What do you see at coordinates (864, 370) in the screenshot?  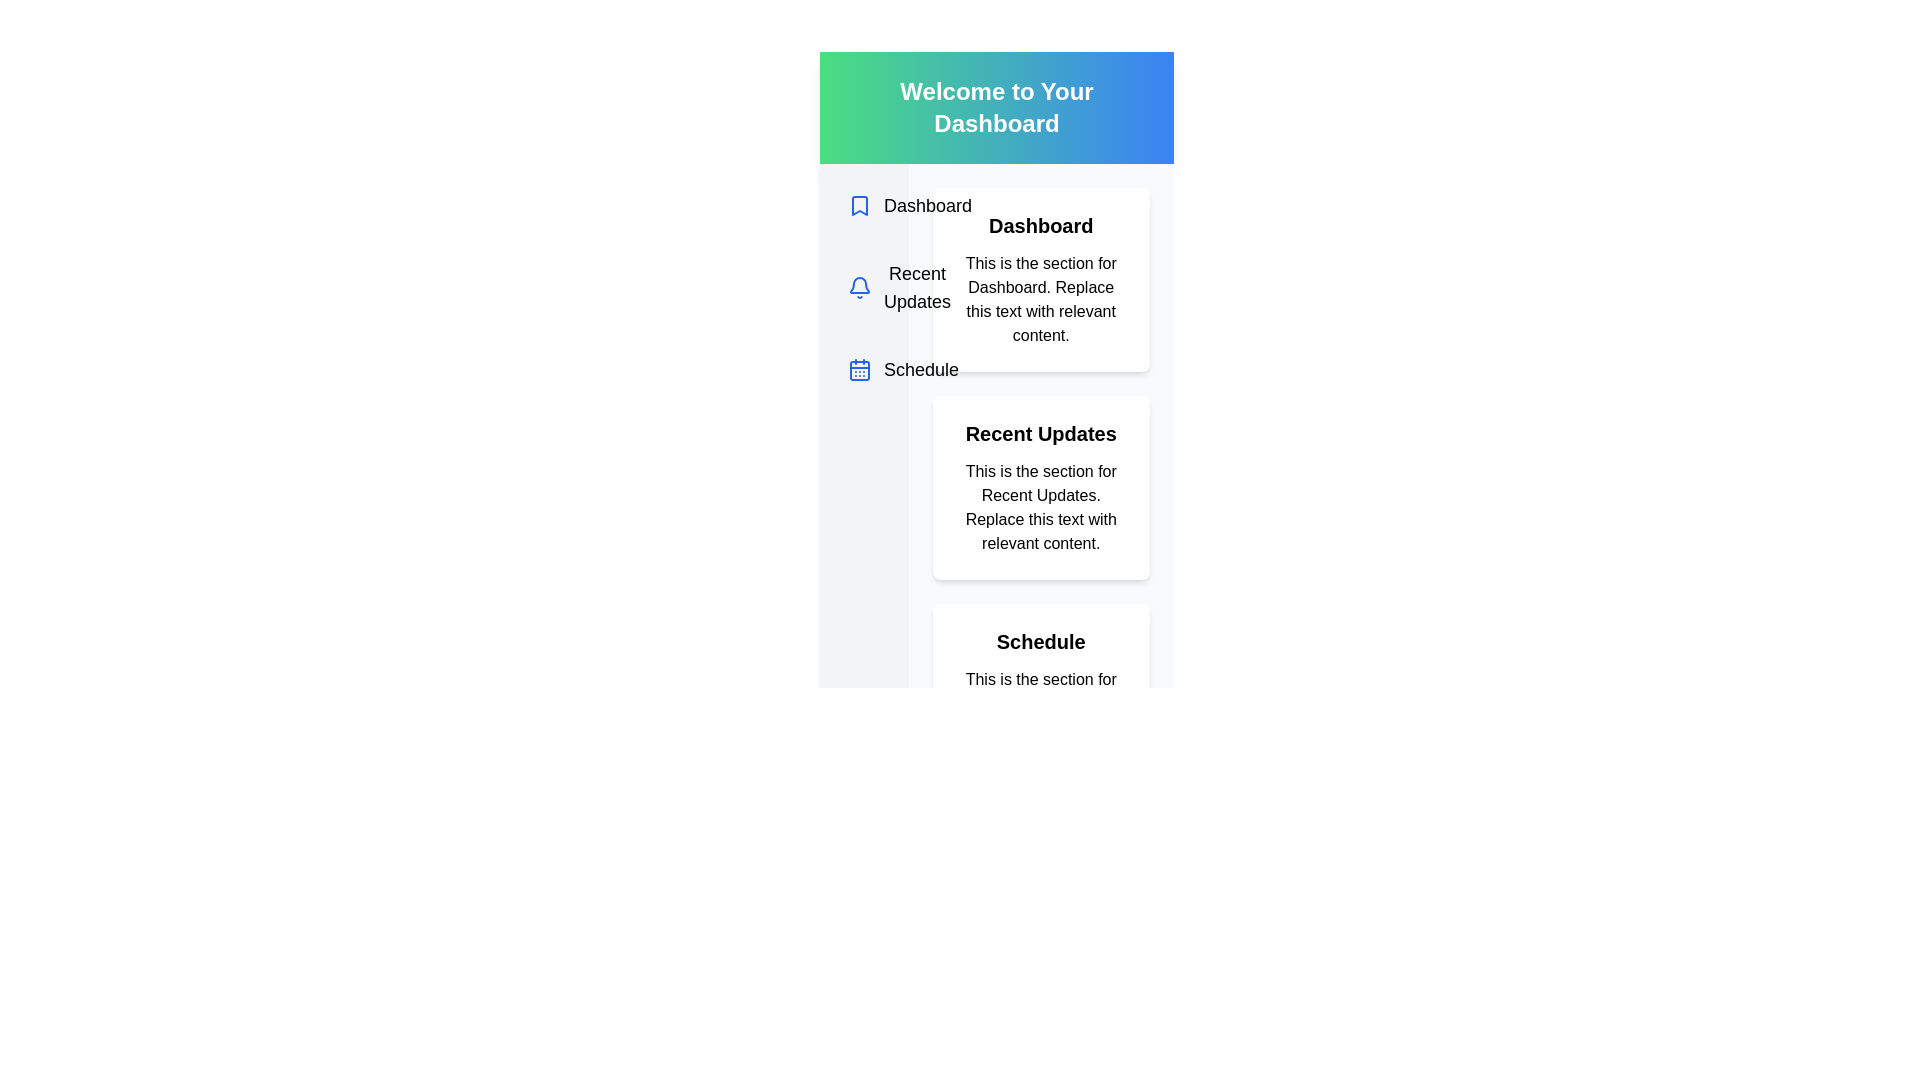 I see `the small blue calendar icon located in the vertical navigation menu, adjacent to the text 'Schedule'` at bounding box center [864, 370].